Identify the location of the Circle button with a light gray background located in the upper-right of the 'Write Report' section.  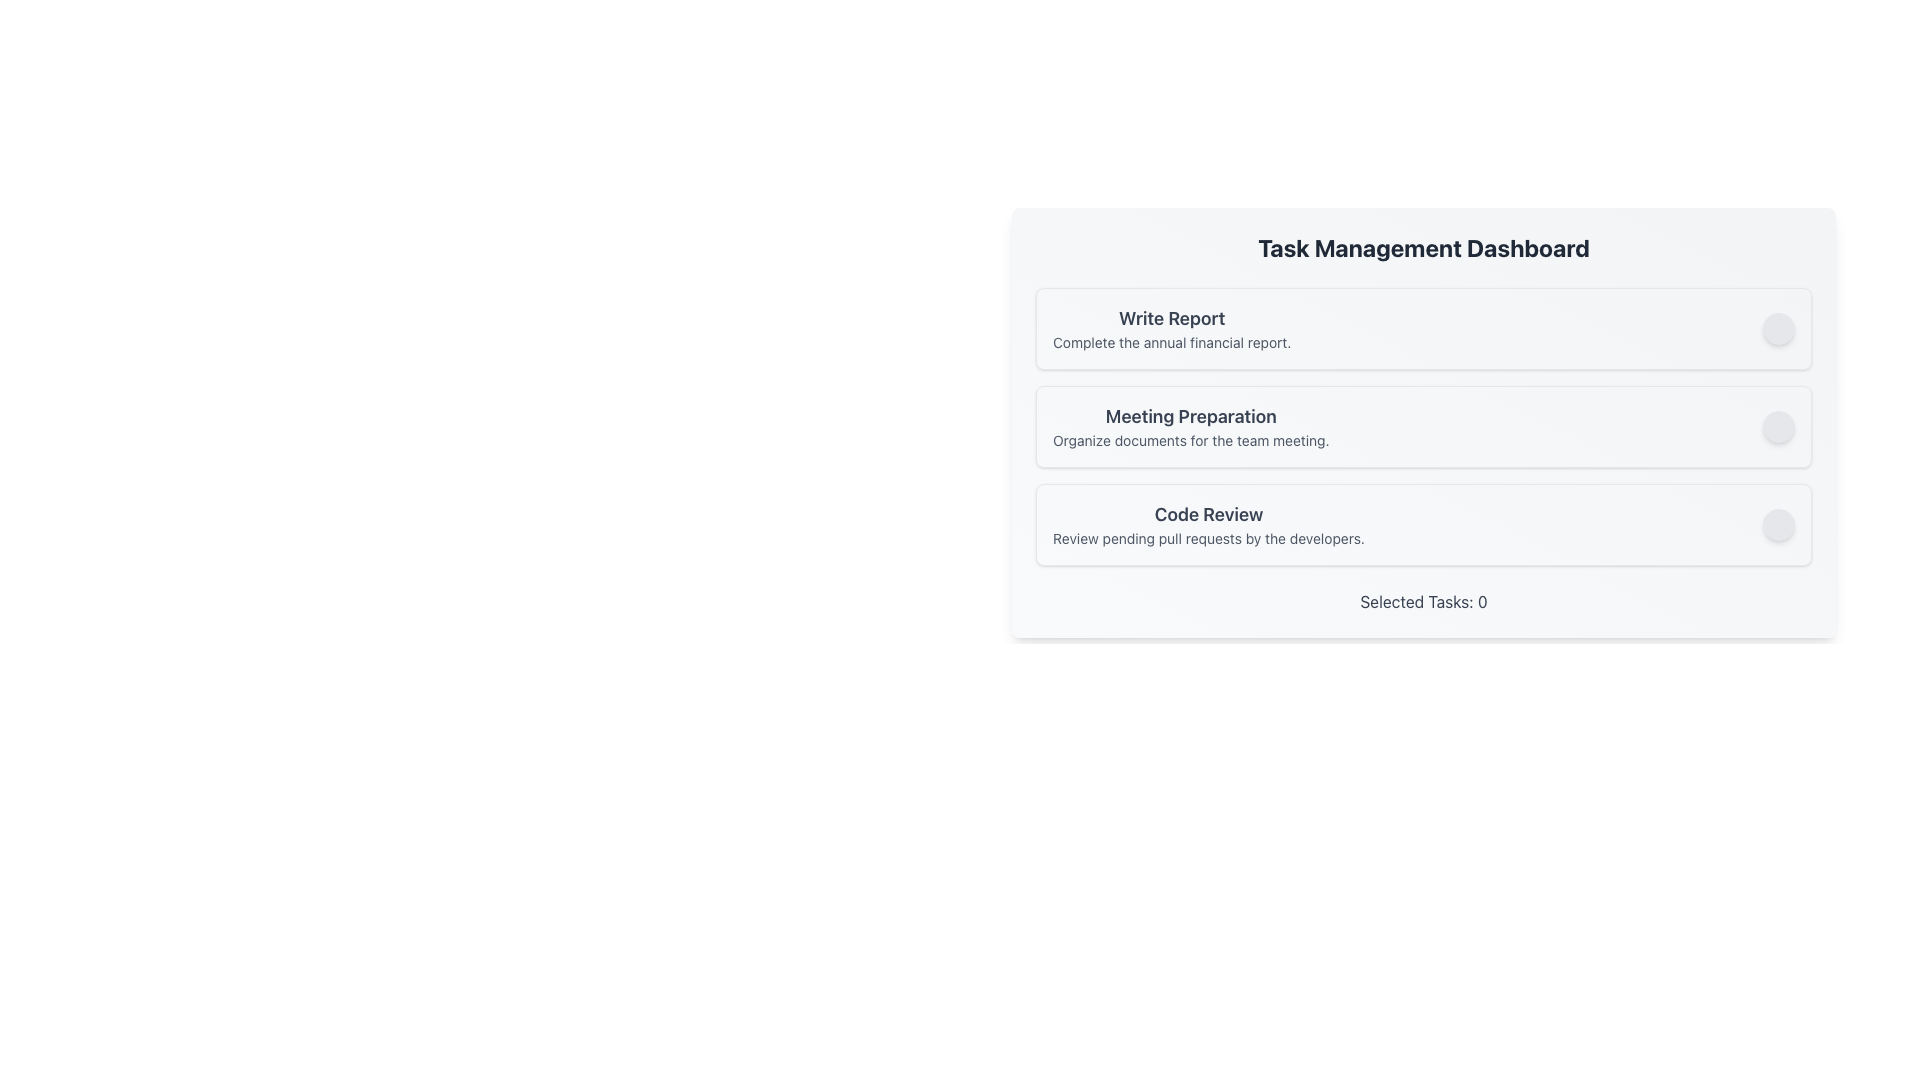
(1779, 327).